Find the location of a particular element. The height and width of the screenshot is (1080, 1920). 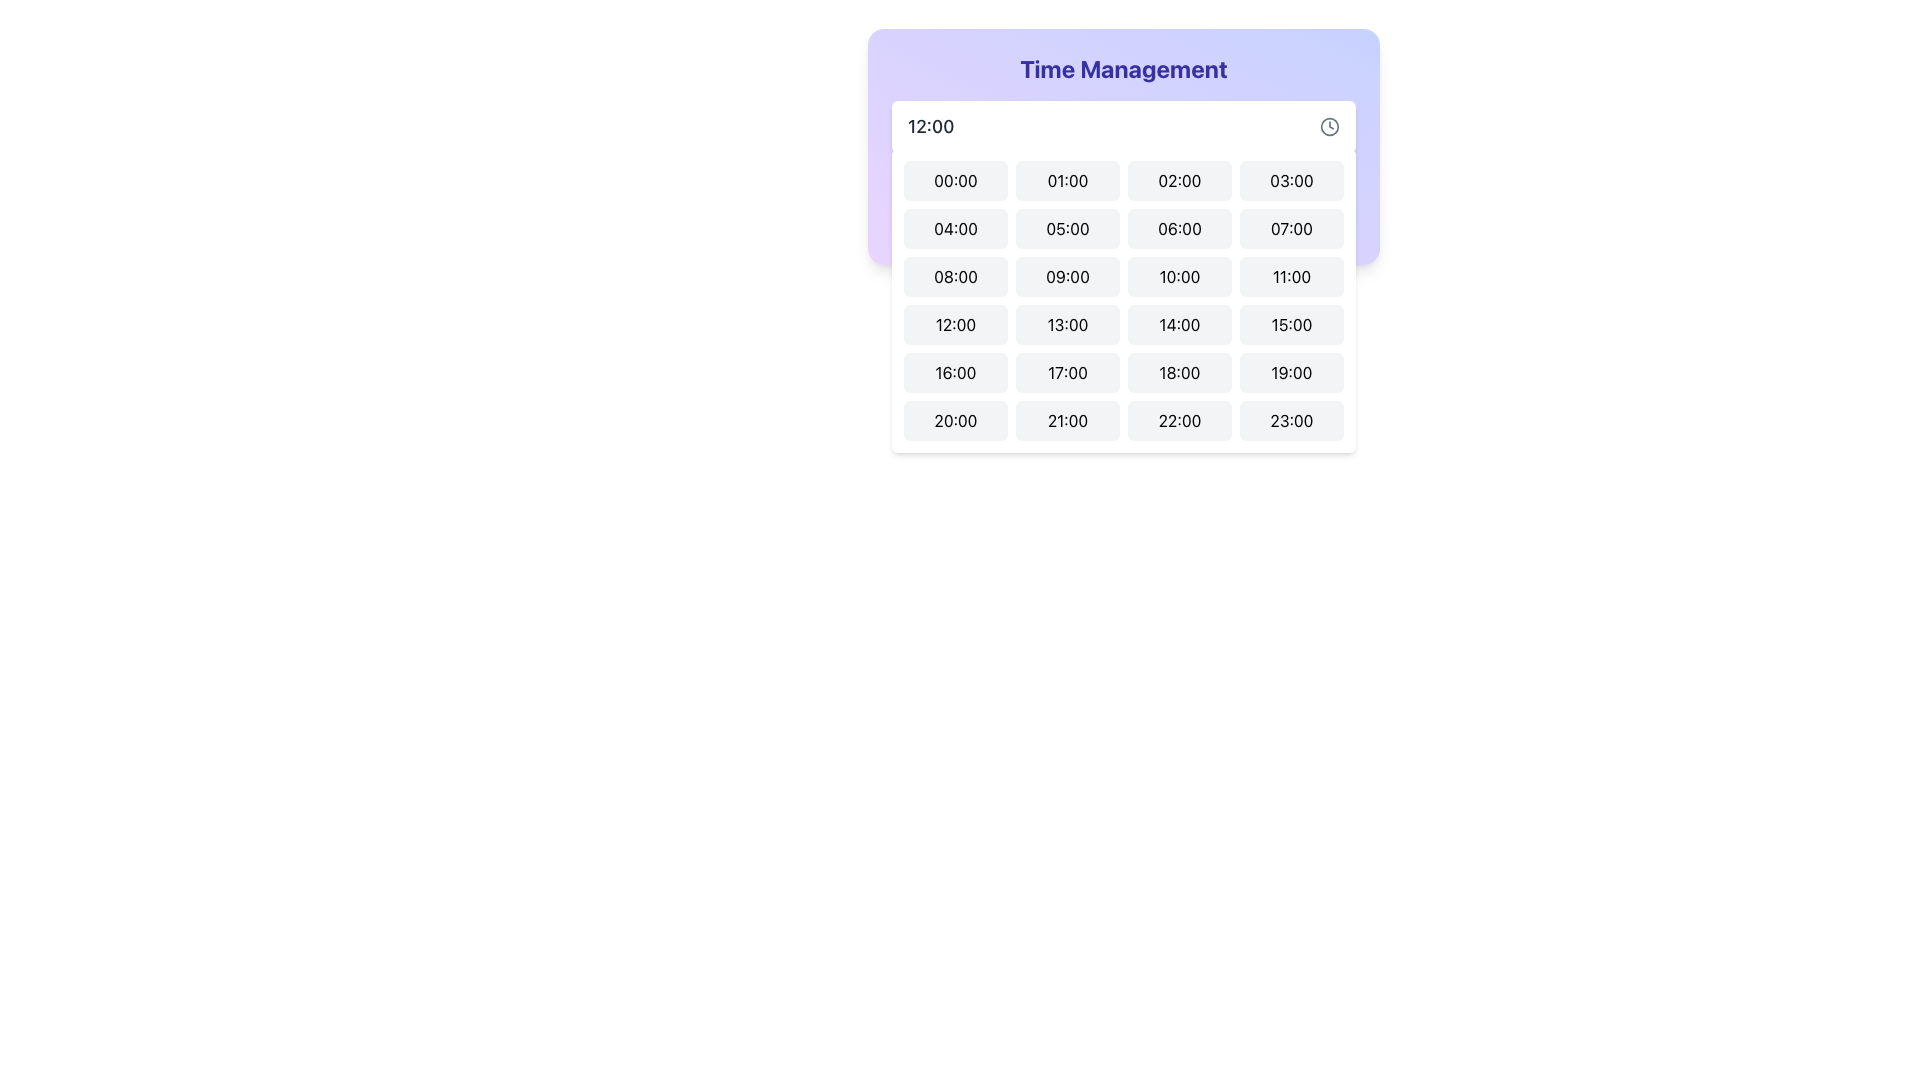

the '08:00' button in the 'Time Management' dropdown panel to change its color is located at coordinates (954, 277).